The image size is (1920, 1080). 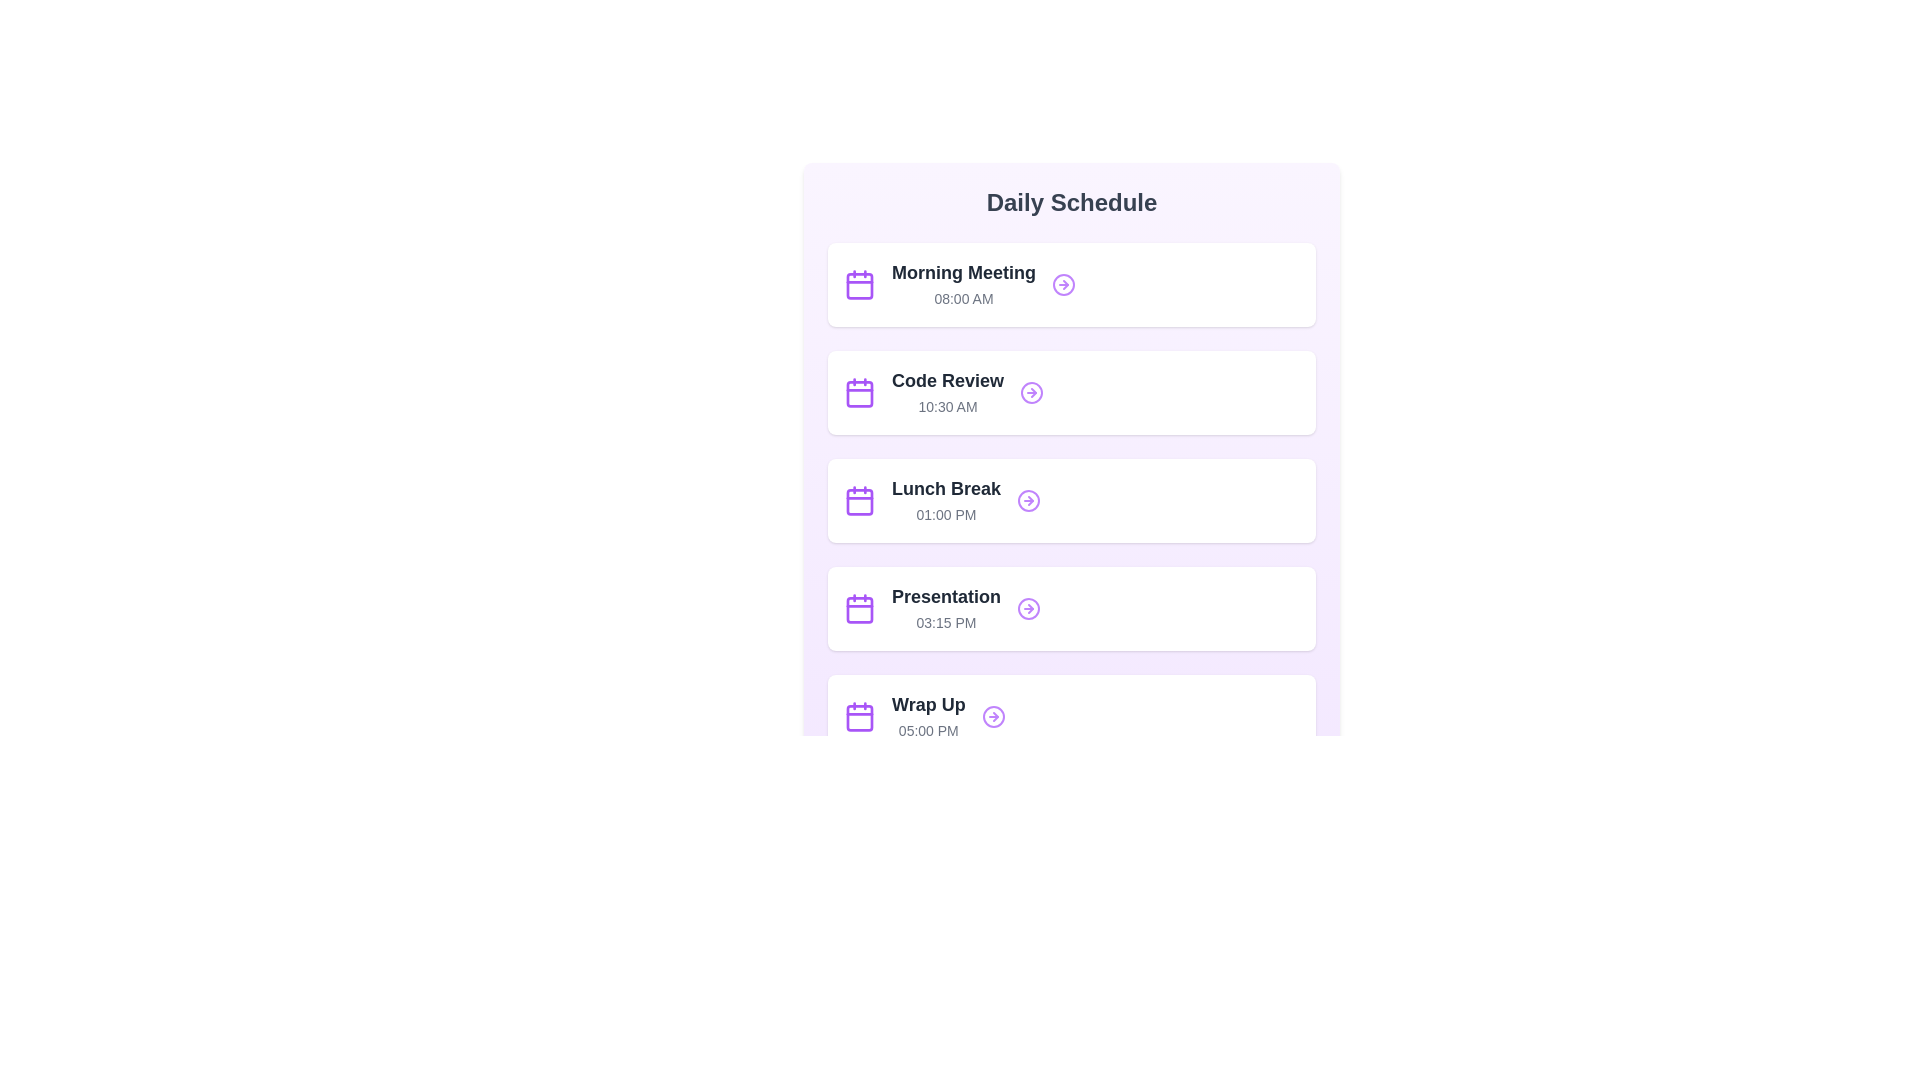 What do you see at coordinates (945, 622) in the screenshot?
I see `the text label displaying '03:15 PM', which is located directly below the 'Presentation' text within the corresponding schedule card` at bounding box center [945, 622].